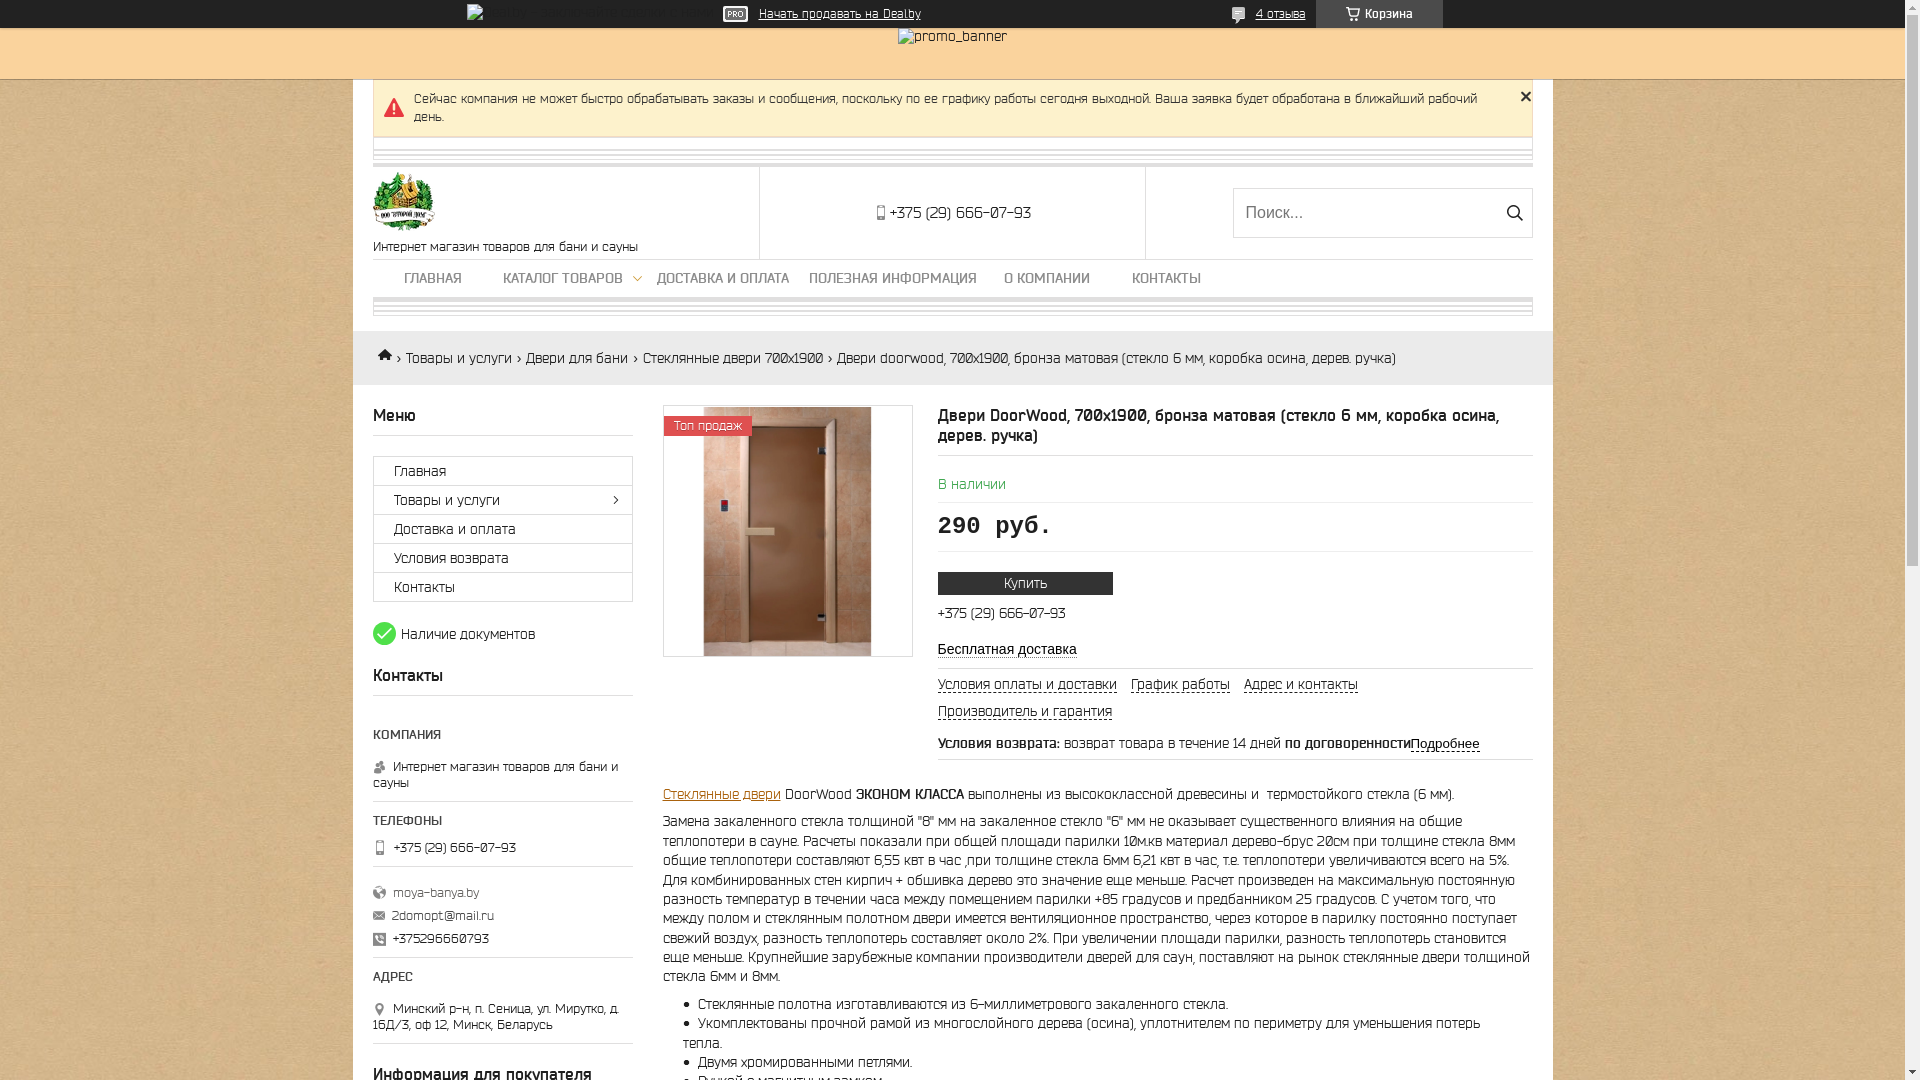  Describe the element at coordinates (392, 915) in the screenshot. I see `'2domopt@mail.ru'` at that location.